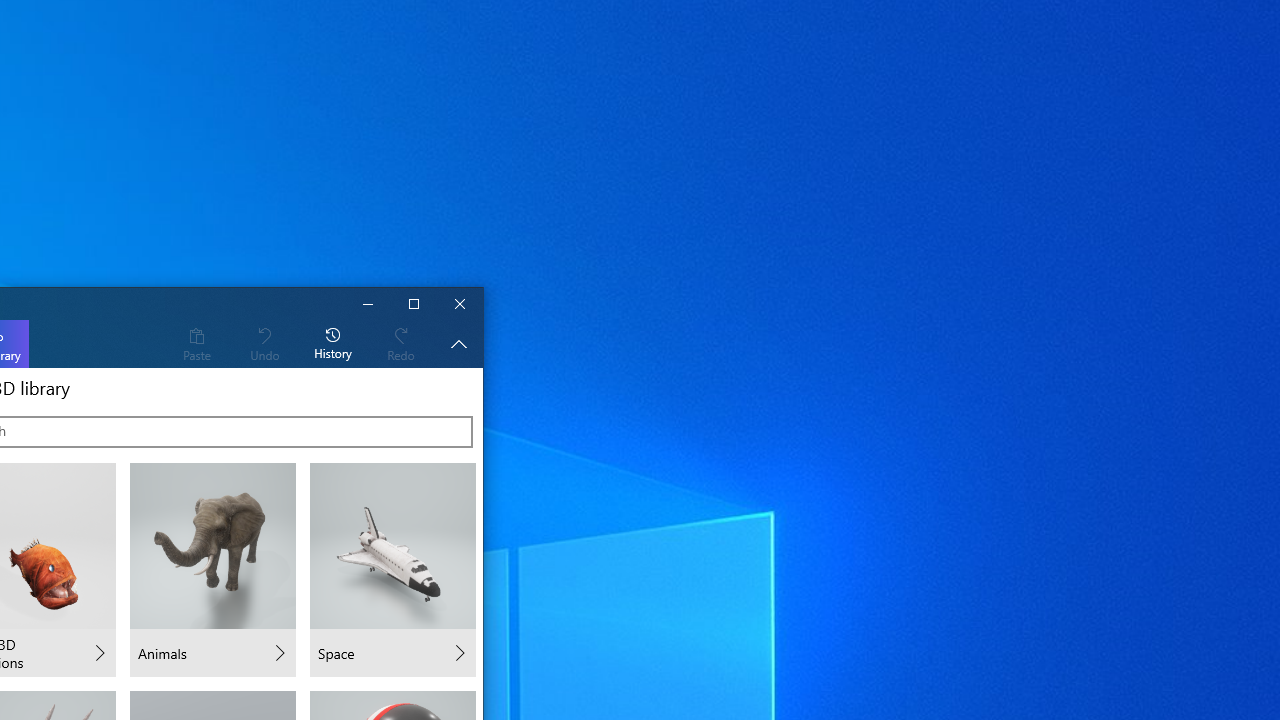  Describe the element at coordinates (333, 342) in the screenshot. I see `'History'` at that location.